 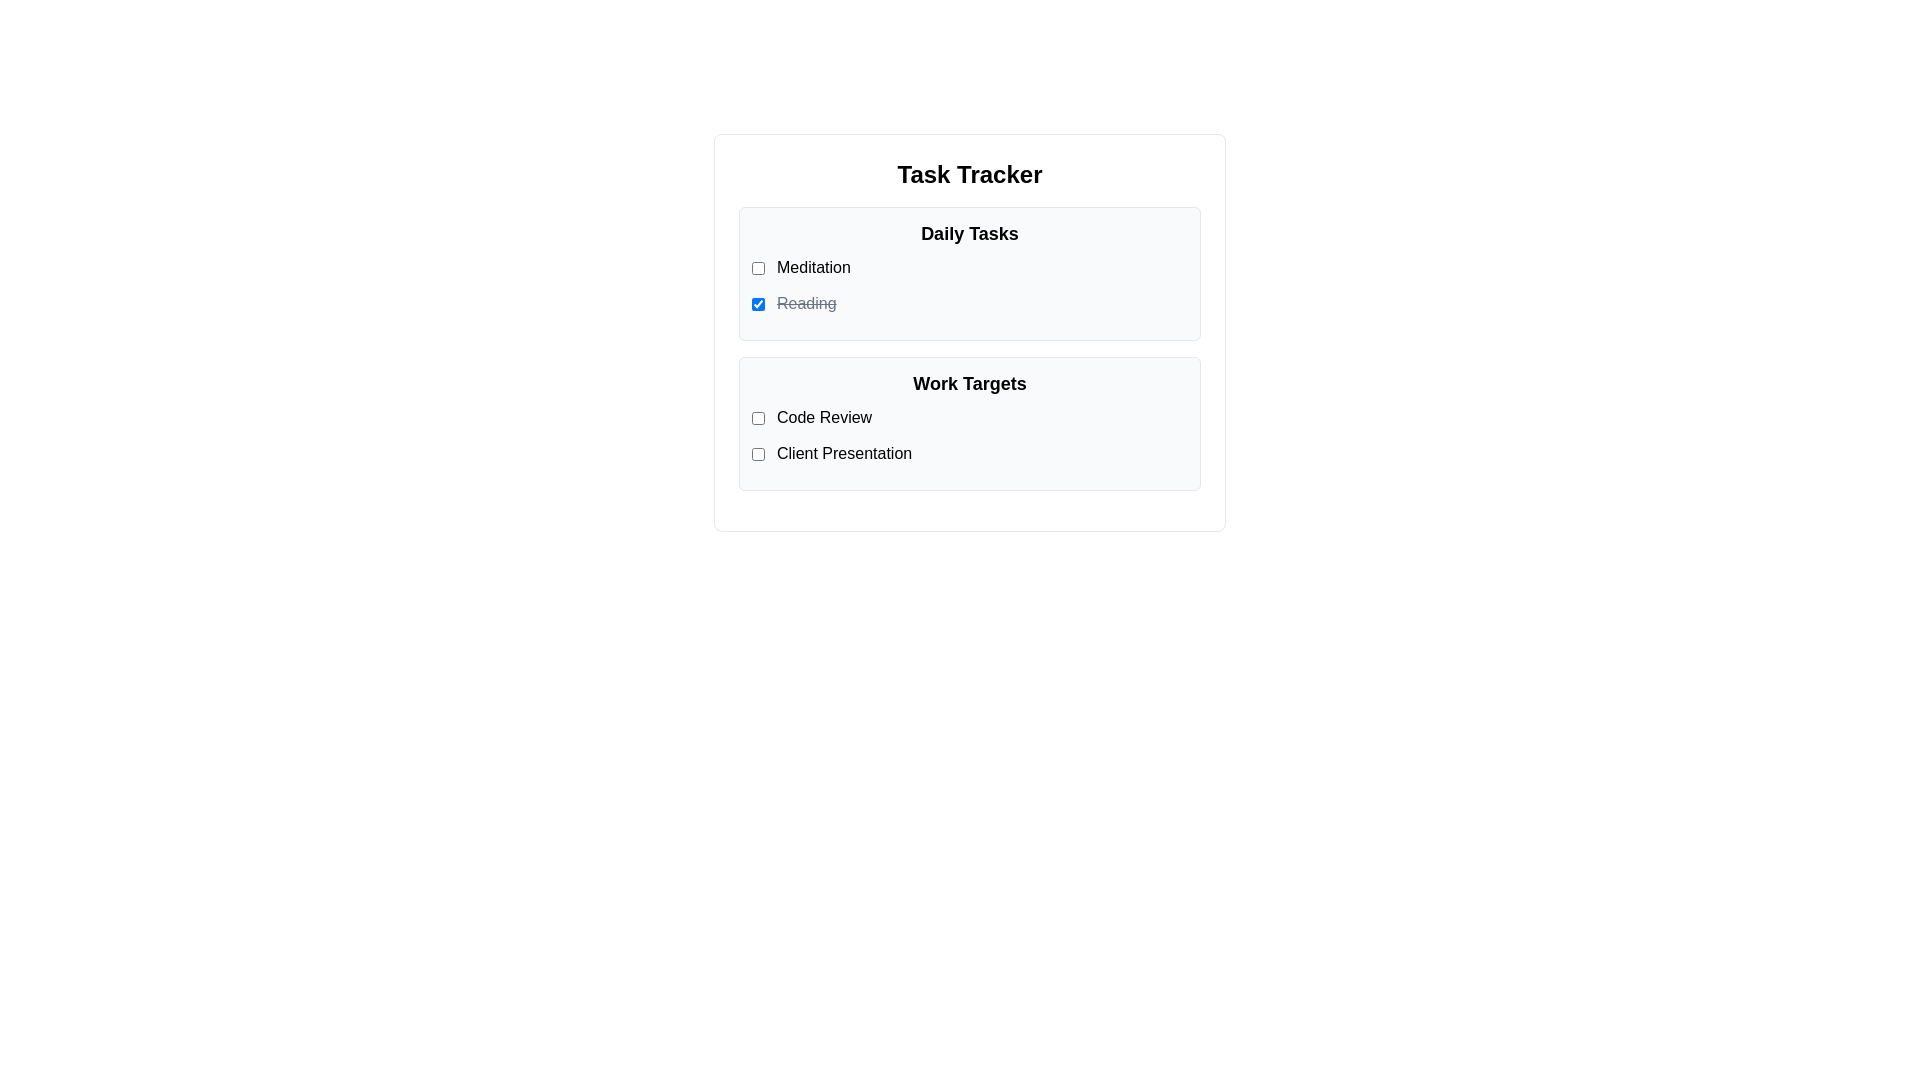 I want to click on text label that reads 'Reading' with a struck-through appearance in the 'Daily Tasks' section of the 'Task Tracker' interface, so click(x=806, y=304).